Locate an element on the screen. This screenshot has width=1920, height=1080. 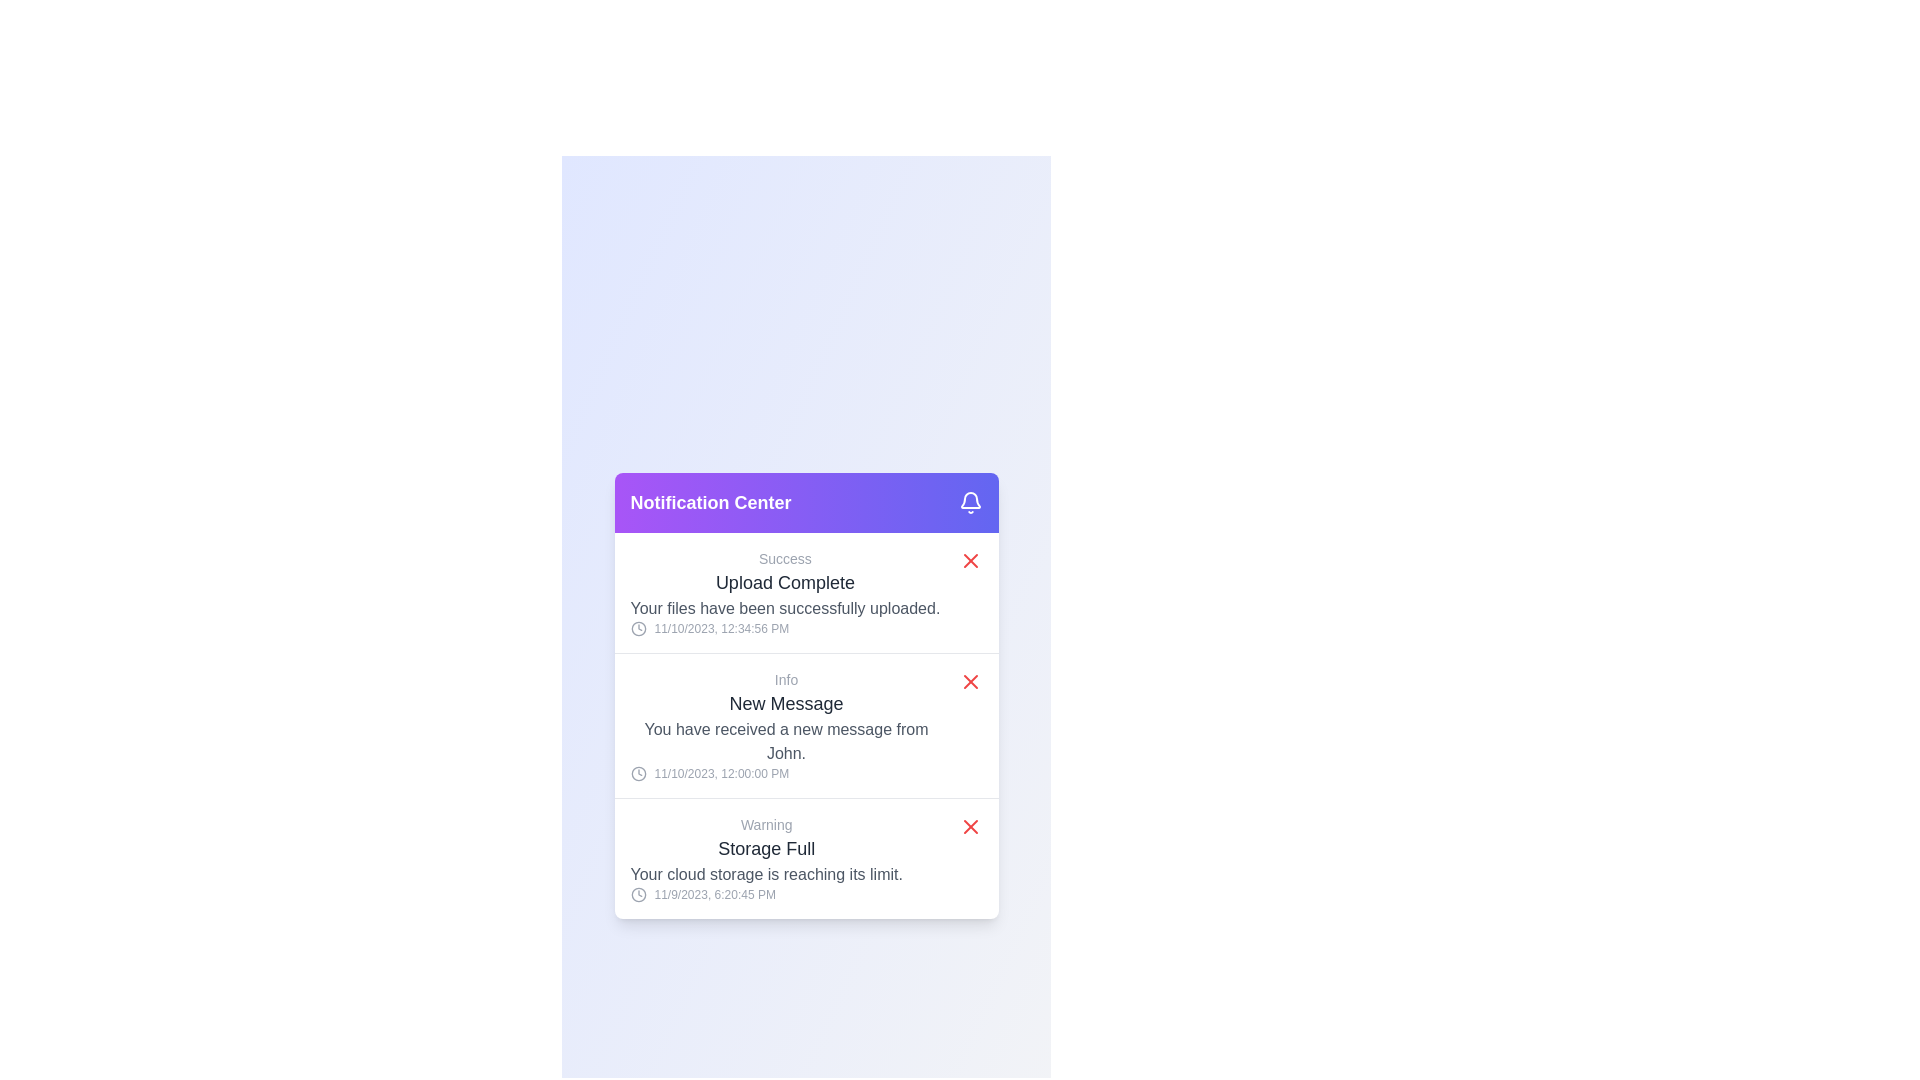
the stylized clock icon located inside the notification panel, which appears under the 'Warning: Storage Full' notification is located at coordinates (637, 893).